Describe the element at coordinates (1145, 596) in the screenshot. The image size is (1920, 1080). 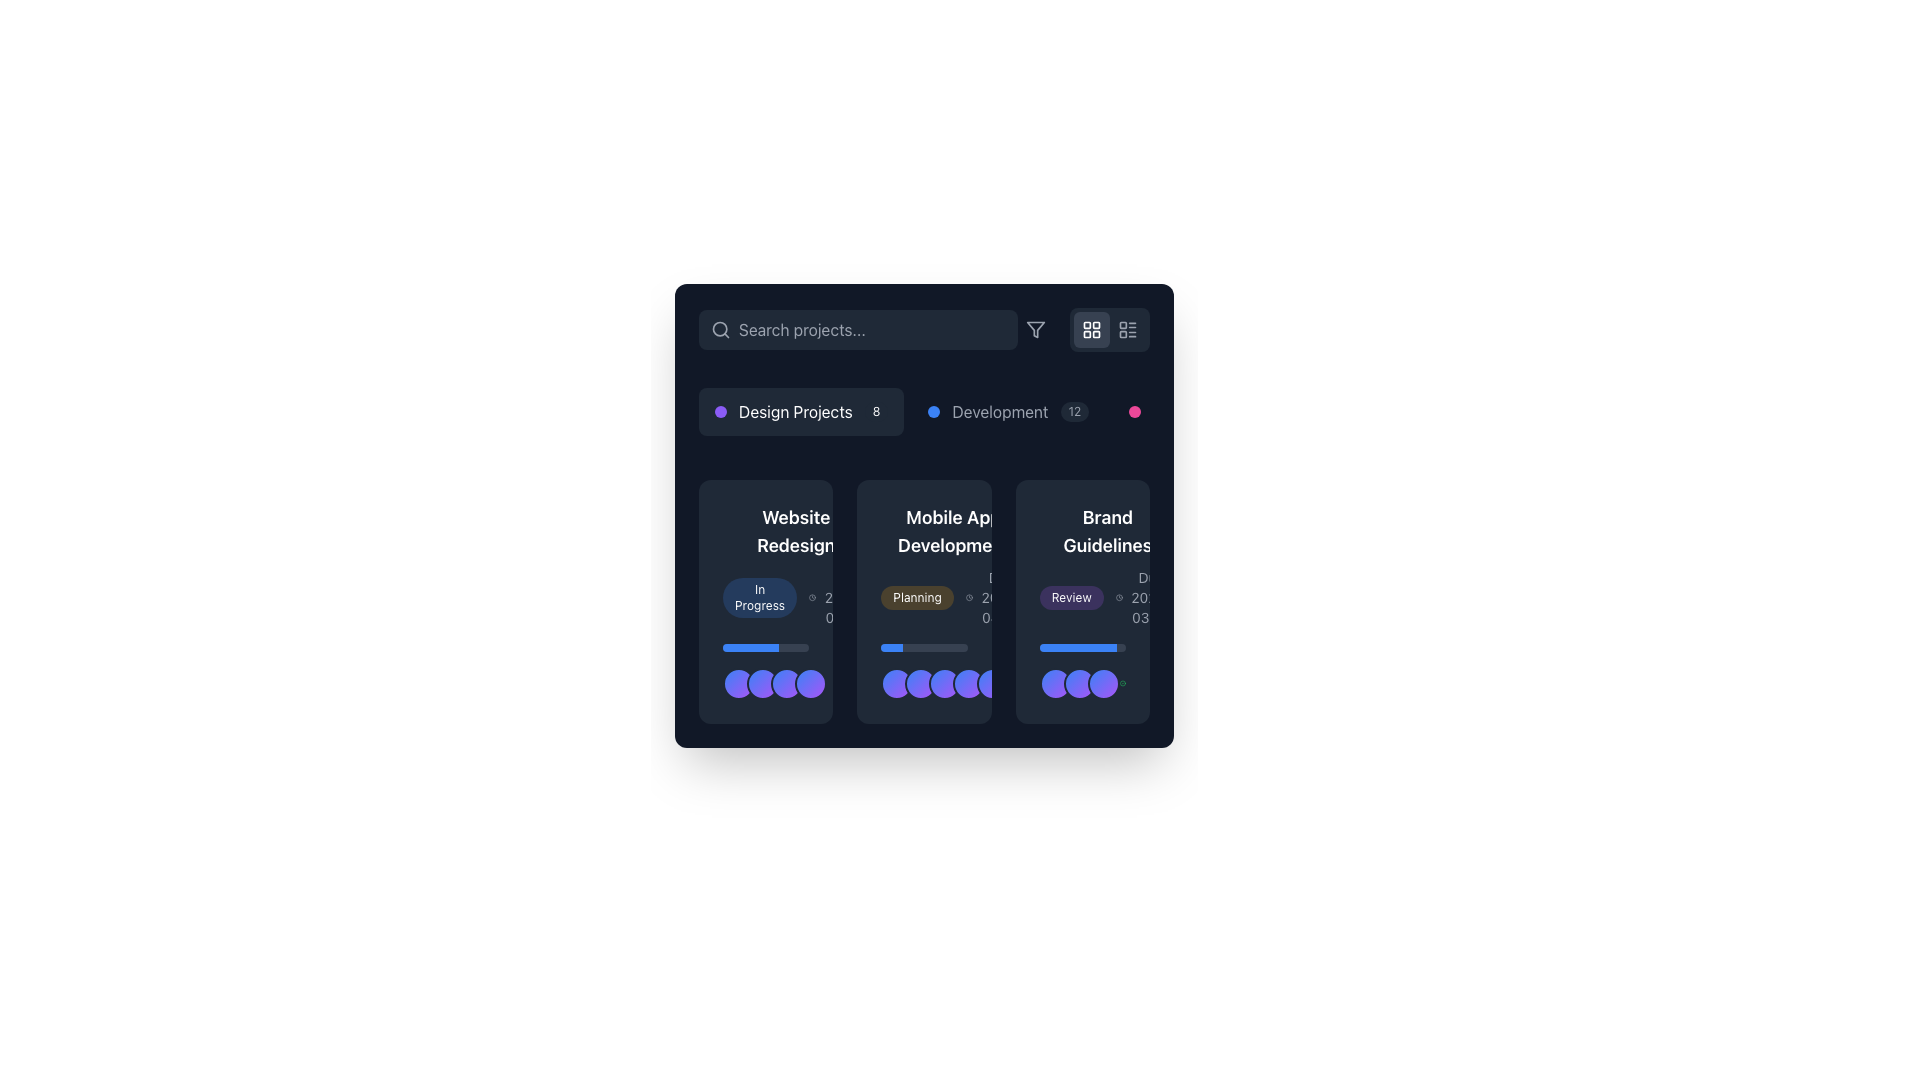
I see `the text label that displays 'Due 2024-03-10' with a clock icon, located within the 'Brand Guidelines' card, positioned near the bottom-right corner of the interface` at that location.